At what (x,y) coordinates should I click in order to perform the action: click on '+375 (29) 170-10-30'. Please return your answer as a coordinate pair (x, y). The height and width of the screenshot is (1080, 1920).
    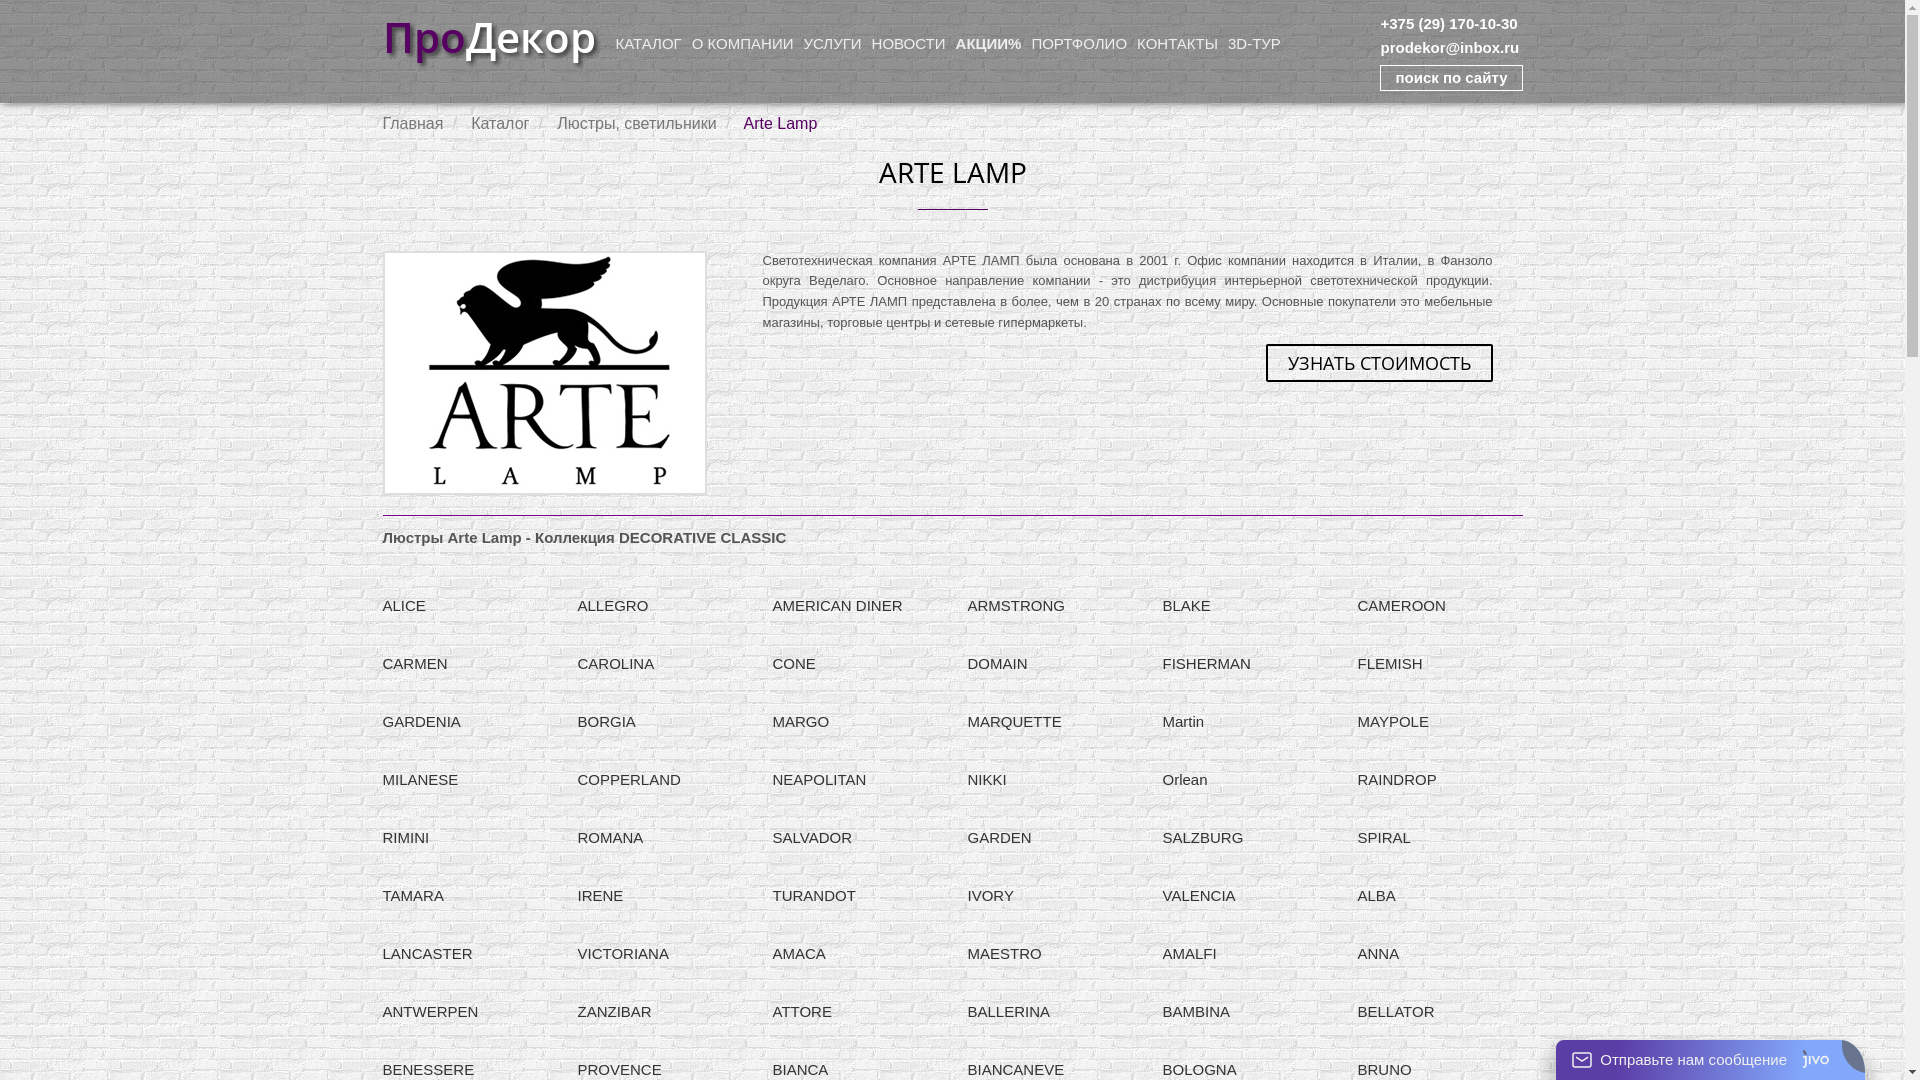
    Looking at the image, I should click on (1448, 23).